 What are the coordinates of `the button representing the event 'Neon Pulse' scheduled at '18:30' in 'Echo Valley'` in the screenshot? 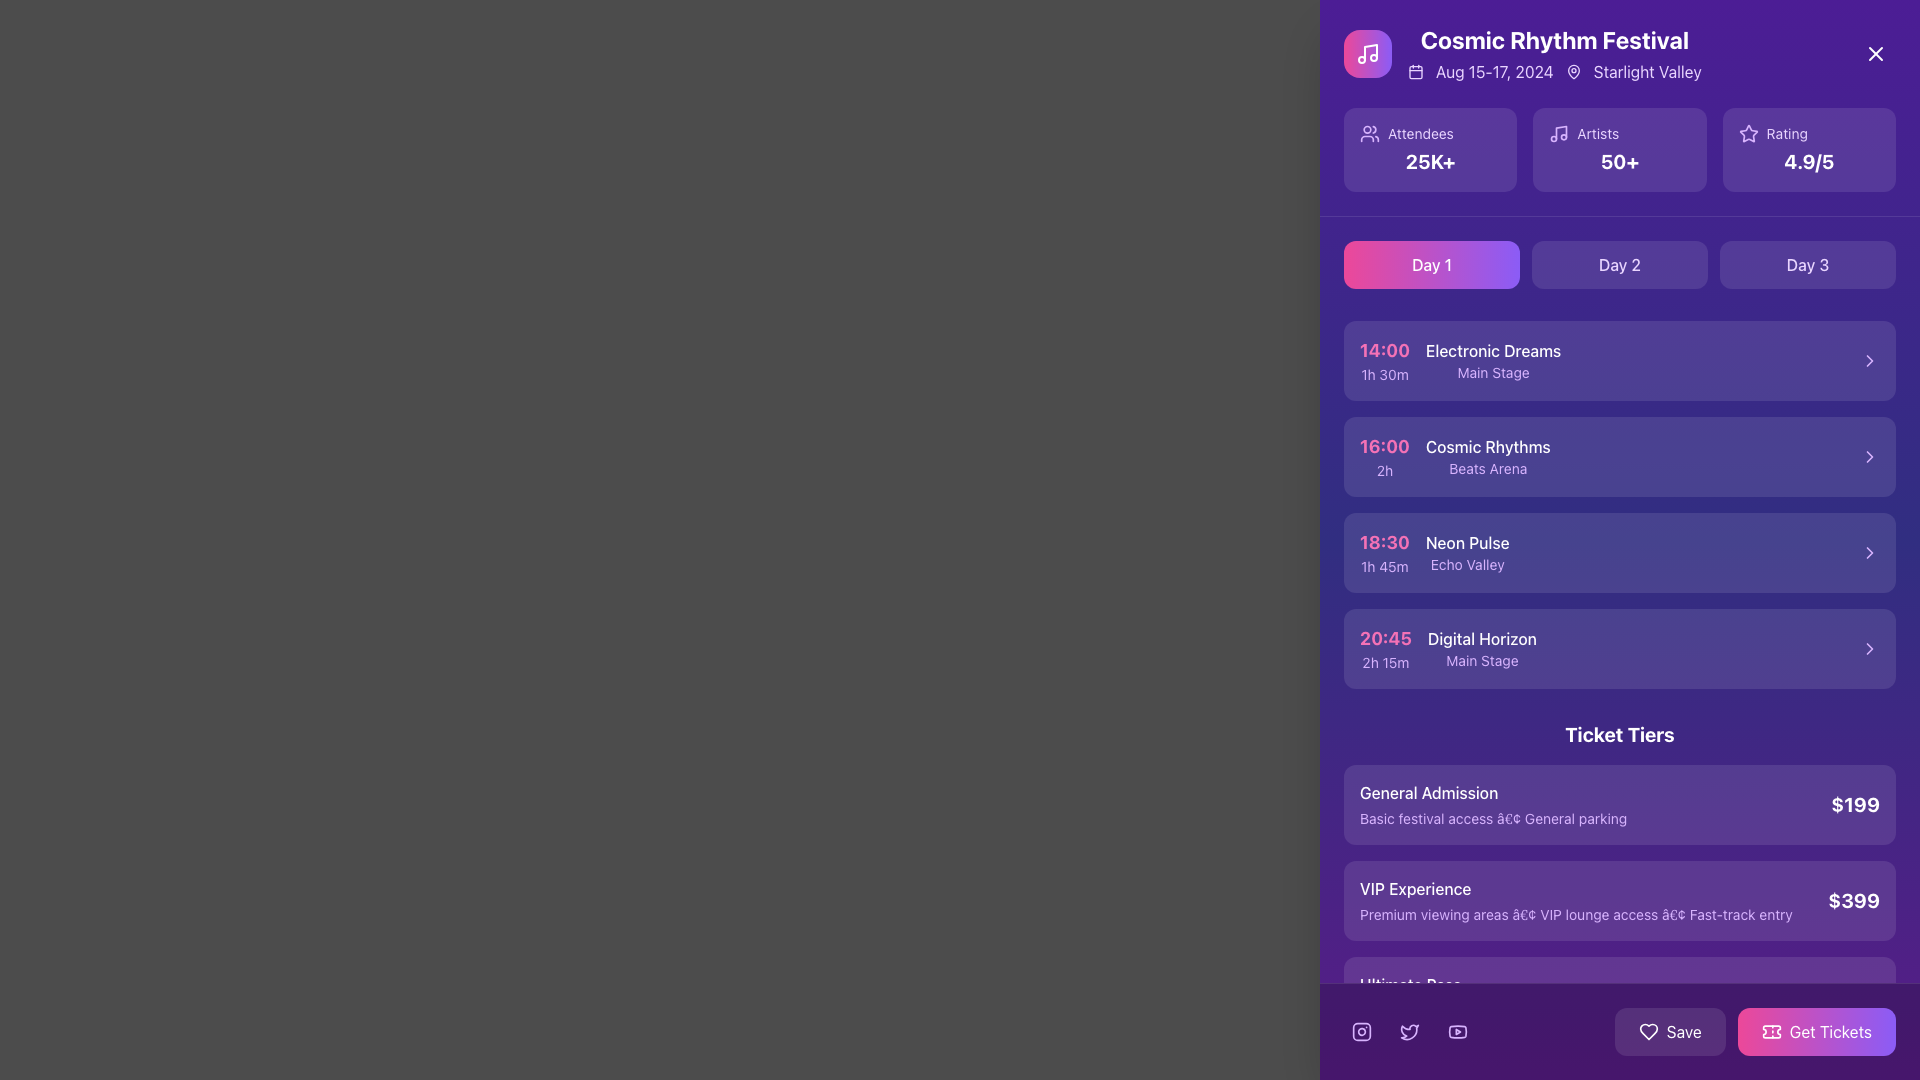 It's located at (1620, 552).